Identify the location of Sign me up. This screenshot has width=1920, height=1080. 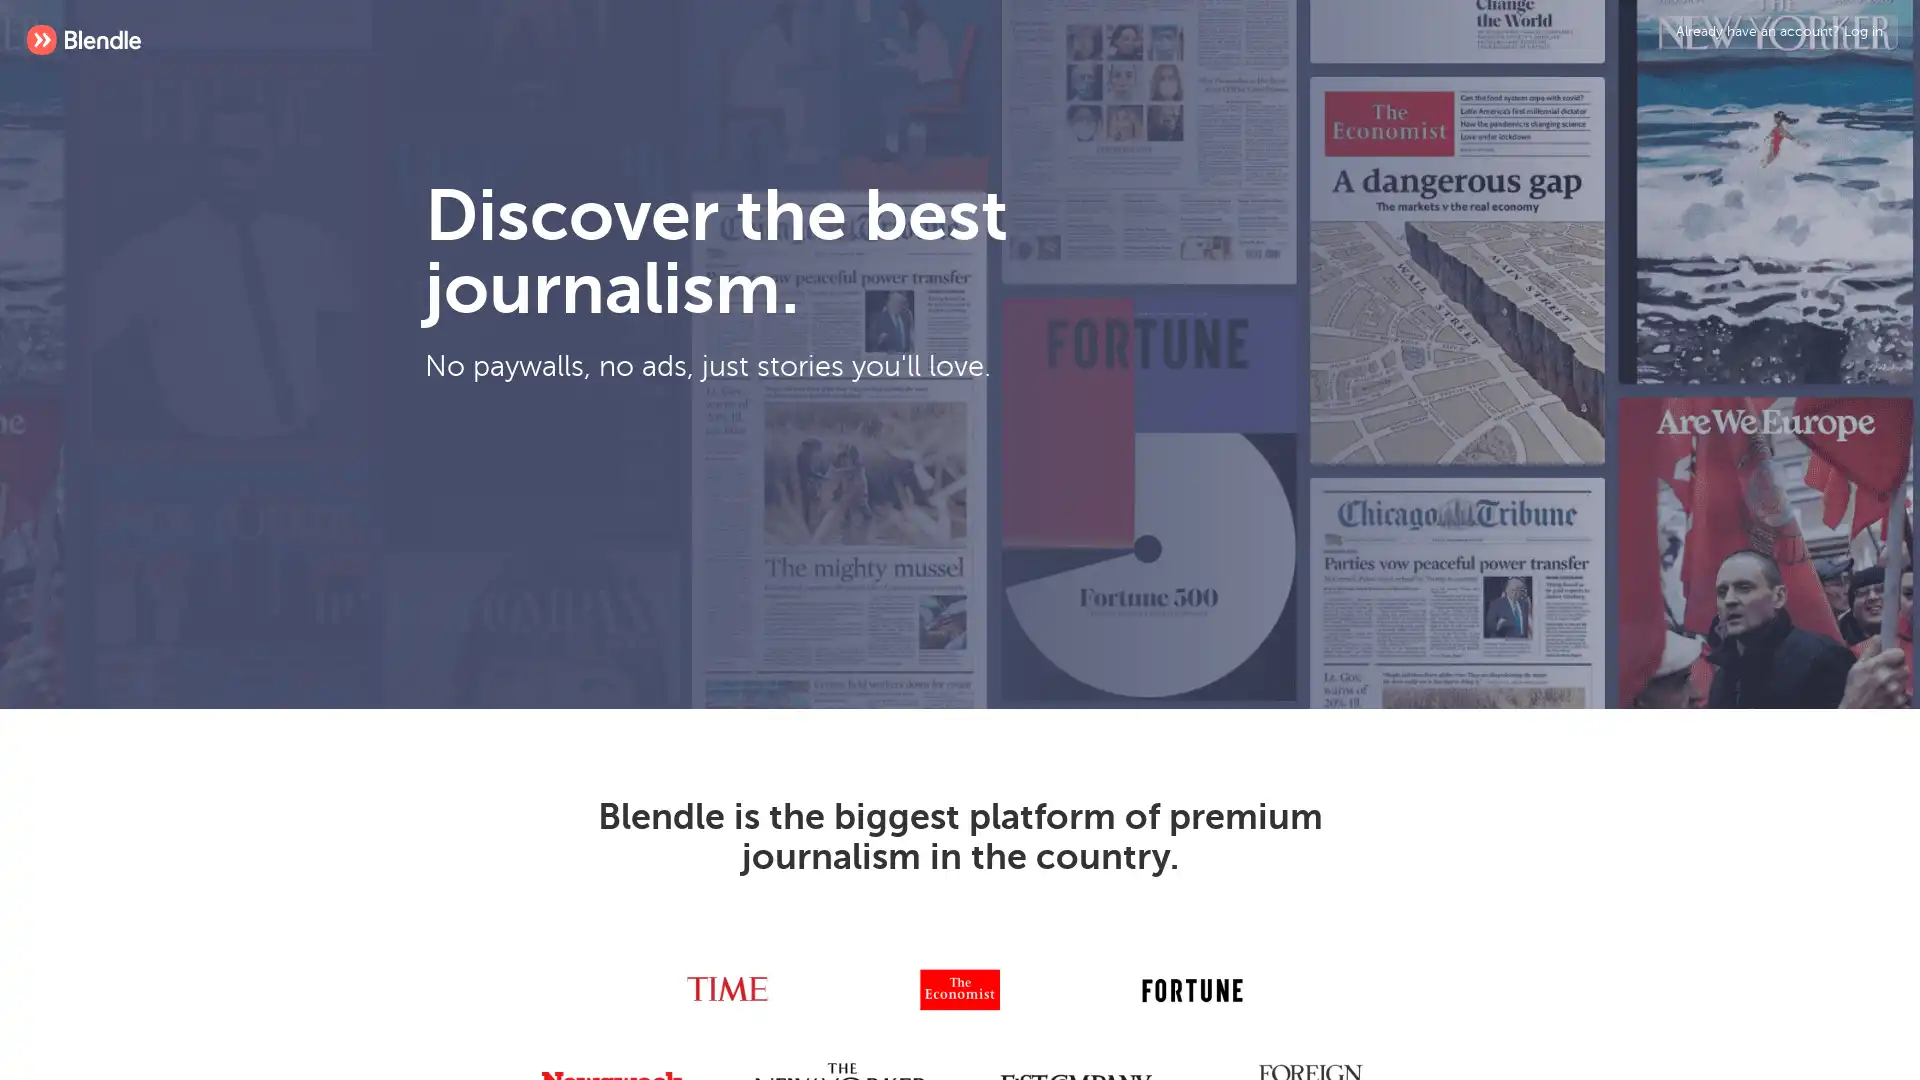
(792, 523).